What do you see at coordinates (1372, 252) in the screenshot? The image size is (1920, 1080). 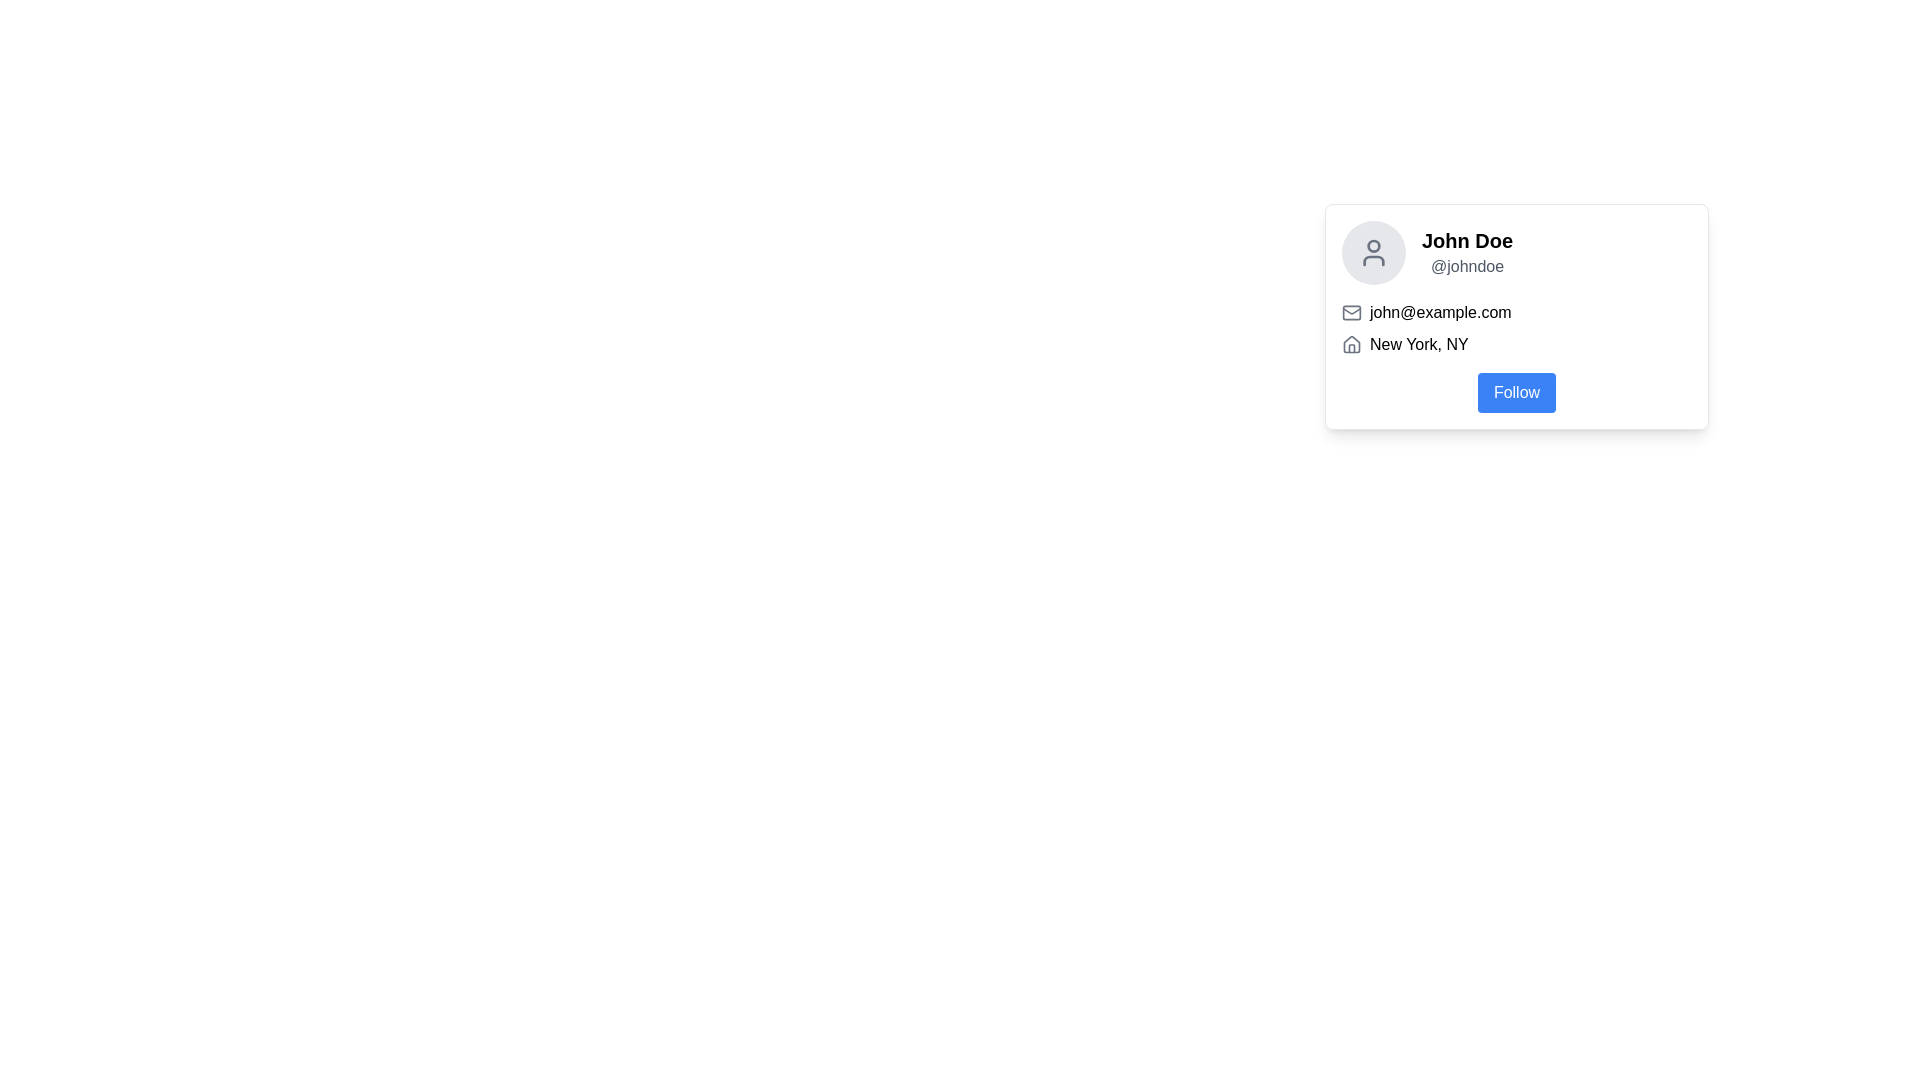 I see `the user profile silhouette icon displayed in a light gray color within a circular background, located in the upper-left corner of the user details card` at bounding box center [1372, 252].